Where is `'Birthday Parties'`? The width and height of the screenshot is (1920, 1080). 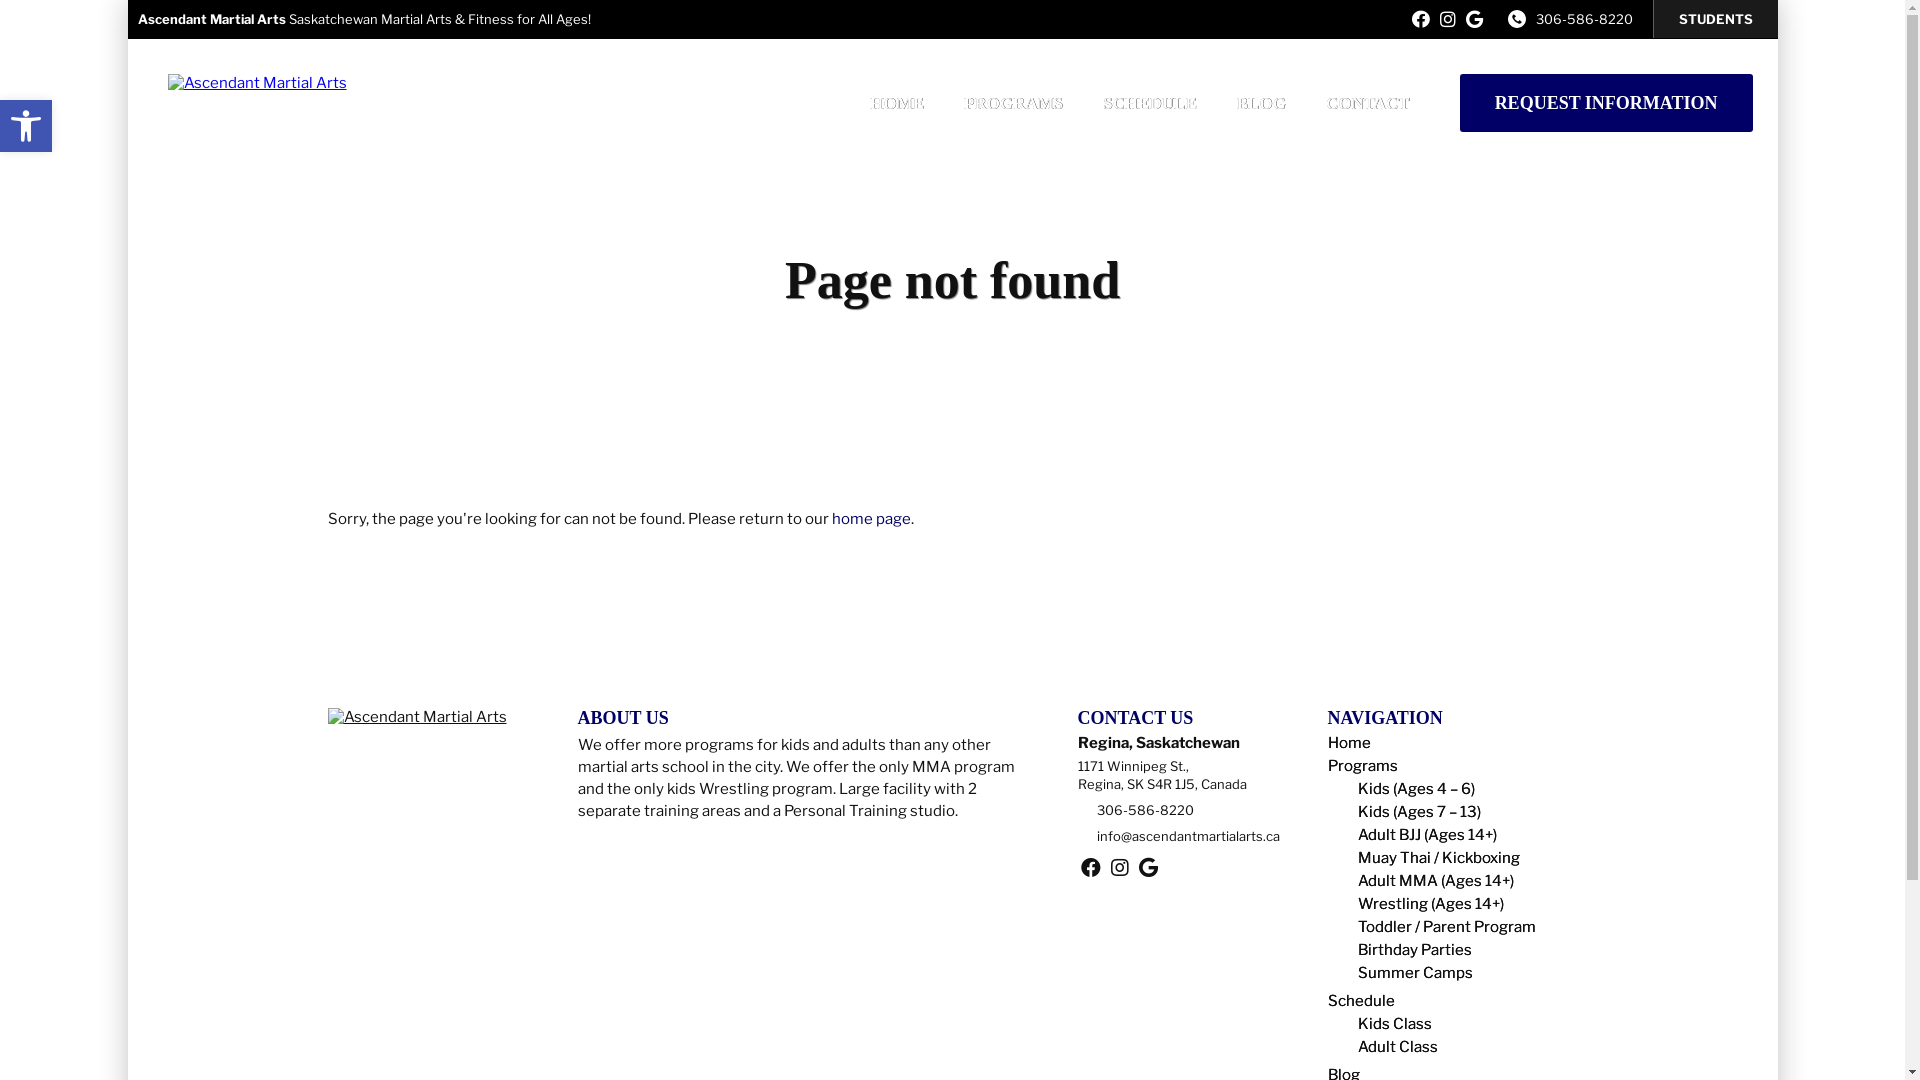
'Birthday Parties' is located at coordinates (1414, 948).